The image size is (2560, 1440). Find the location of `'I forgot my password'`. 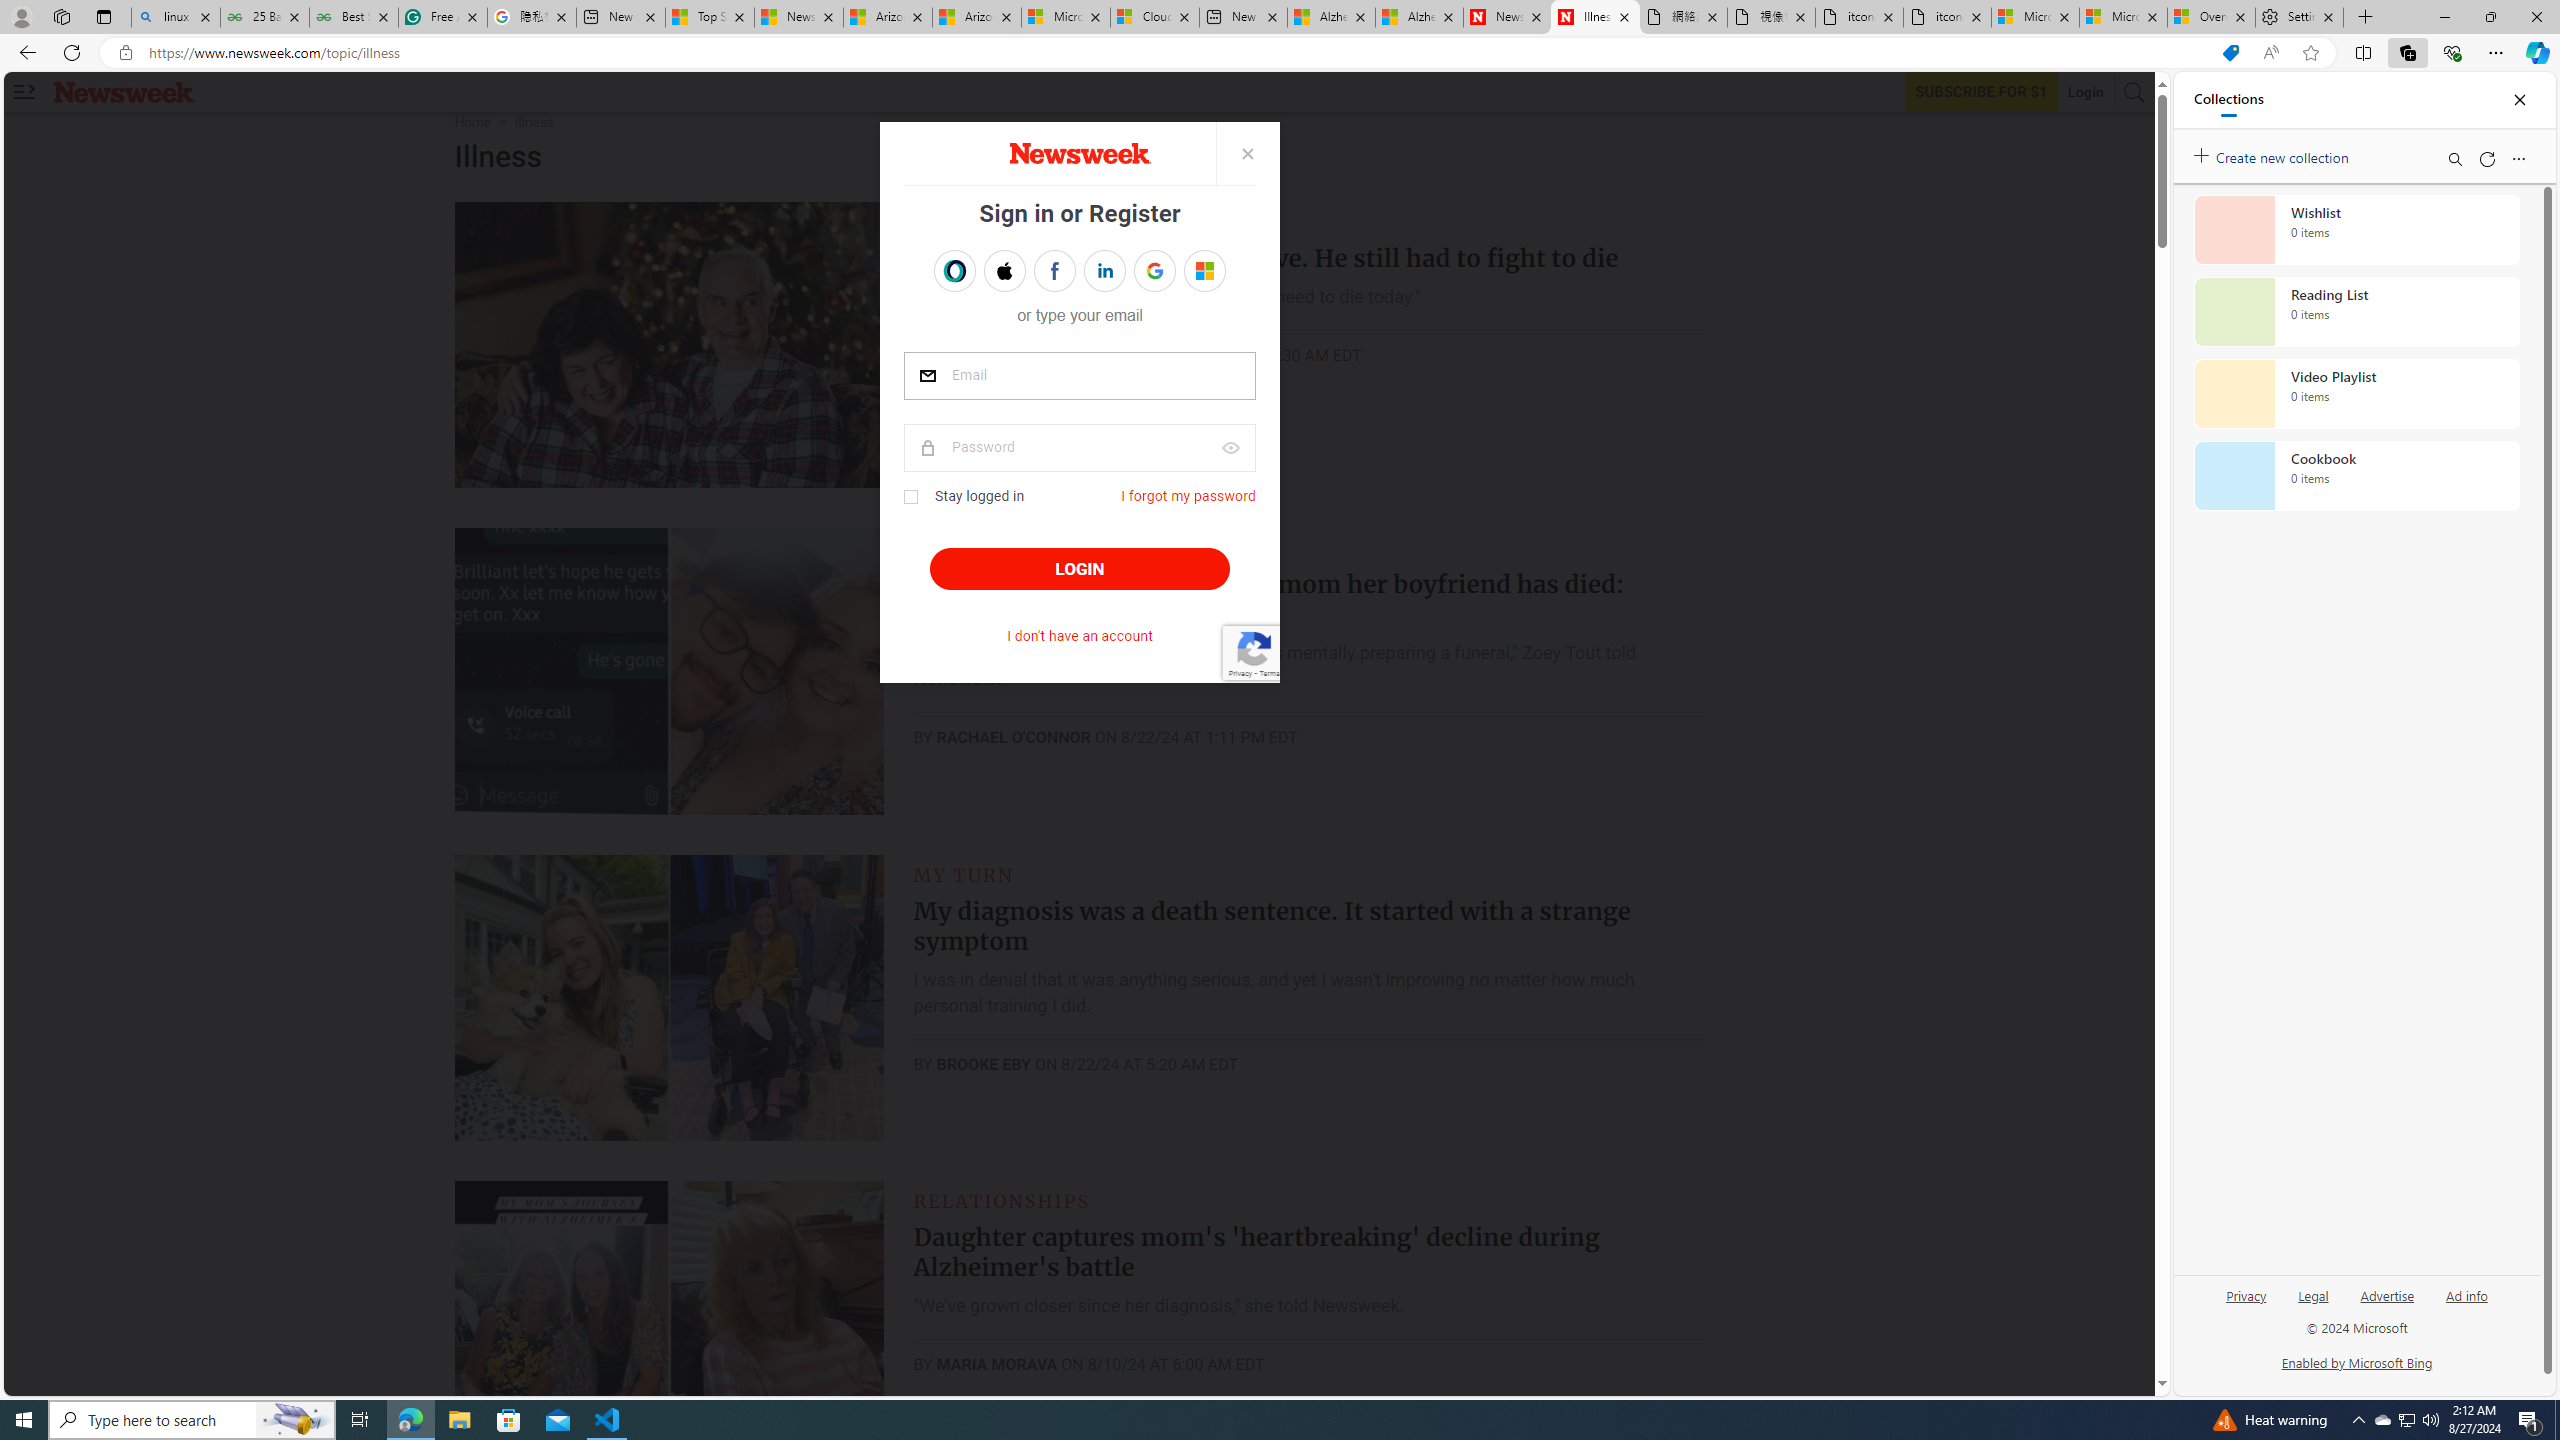

'I forgot my password' is located at coordinates (1189, 495).